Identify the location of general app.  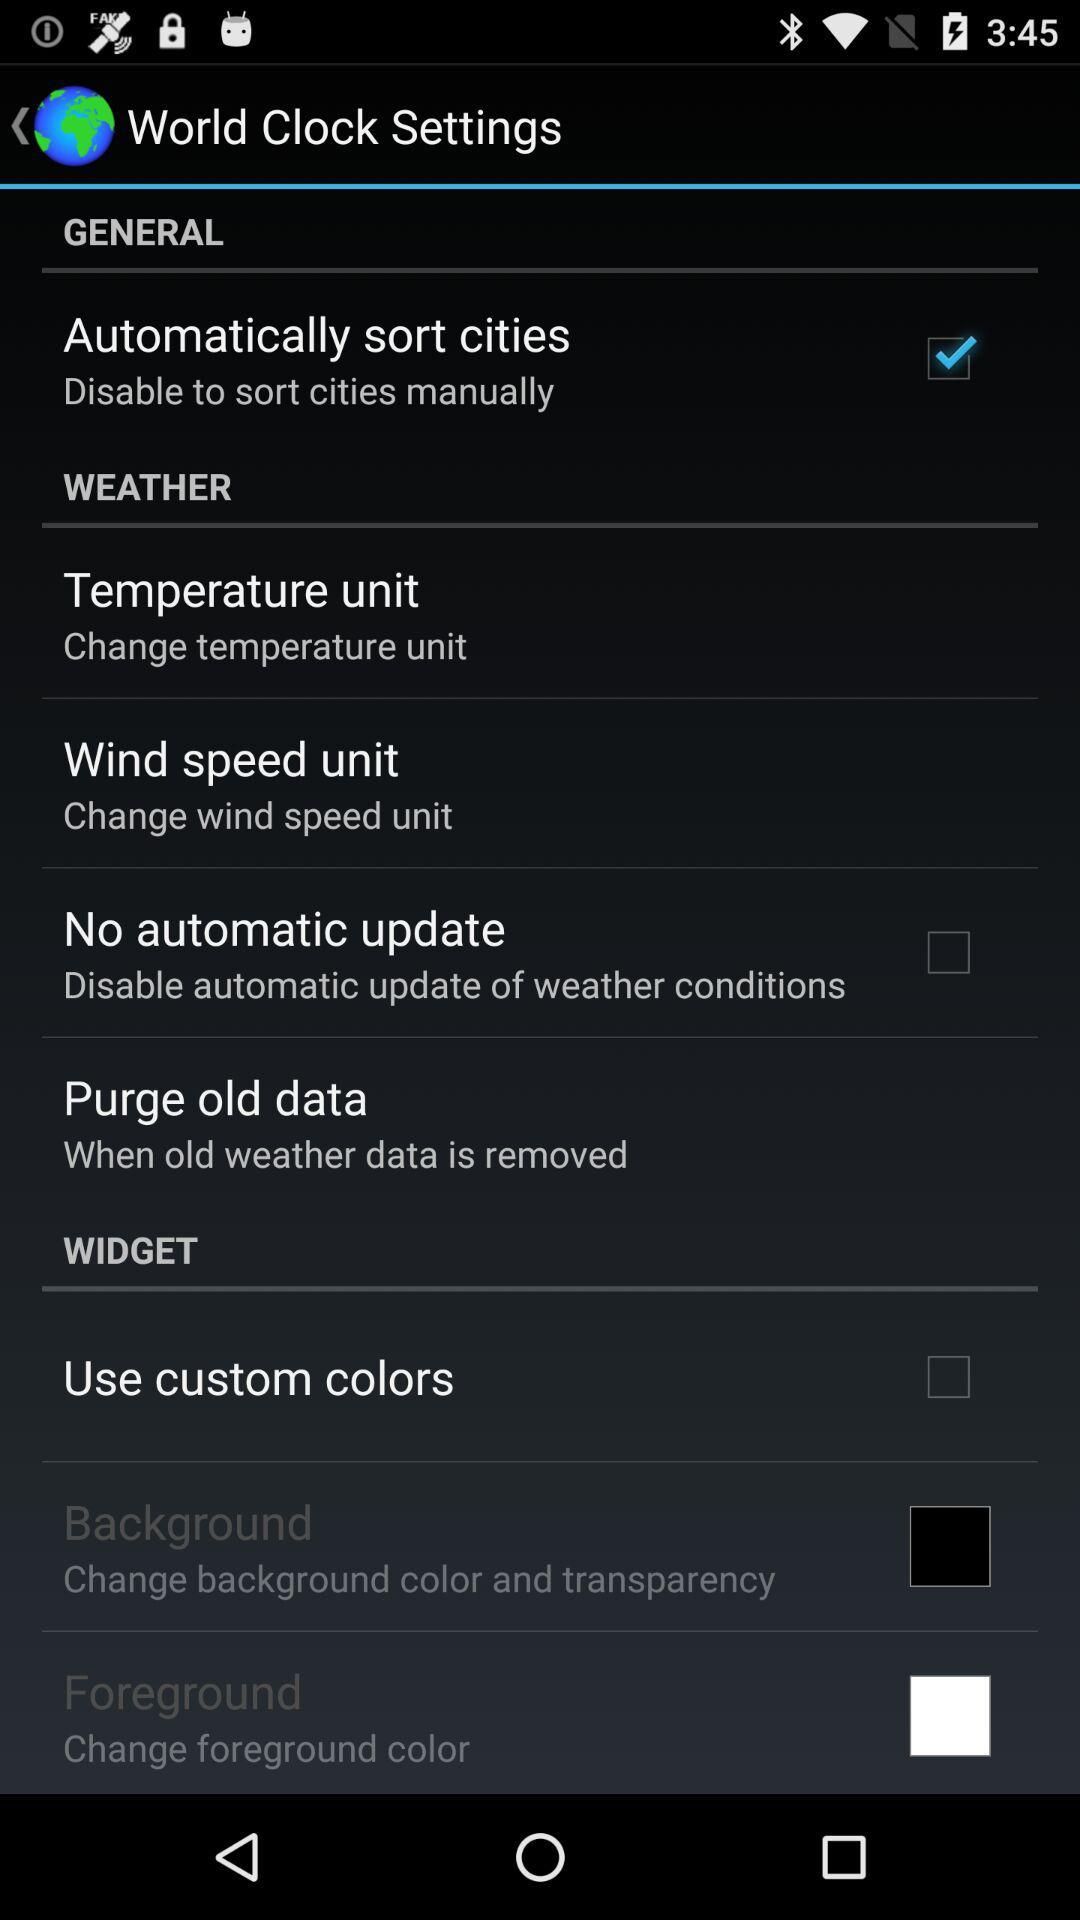
(540, 230).